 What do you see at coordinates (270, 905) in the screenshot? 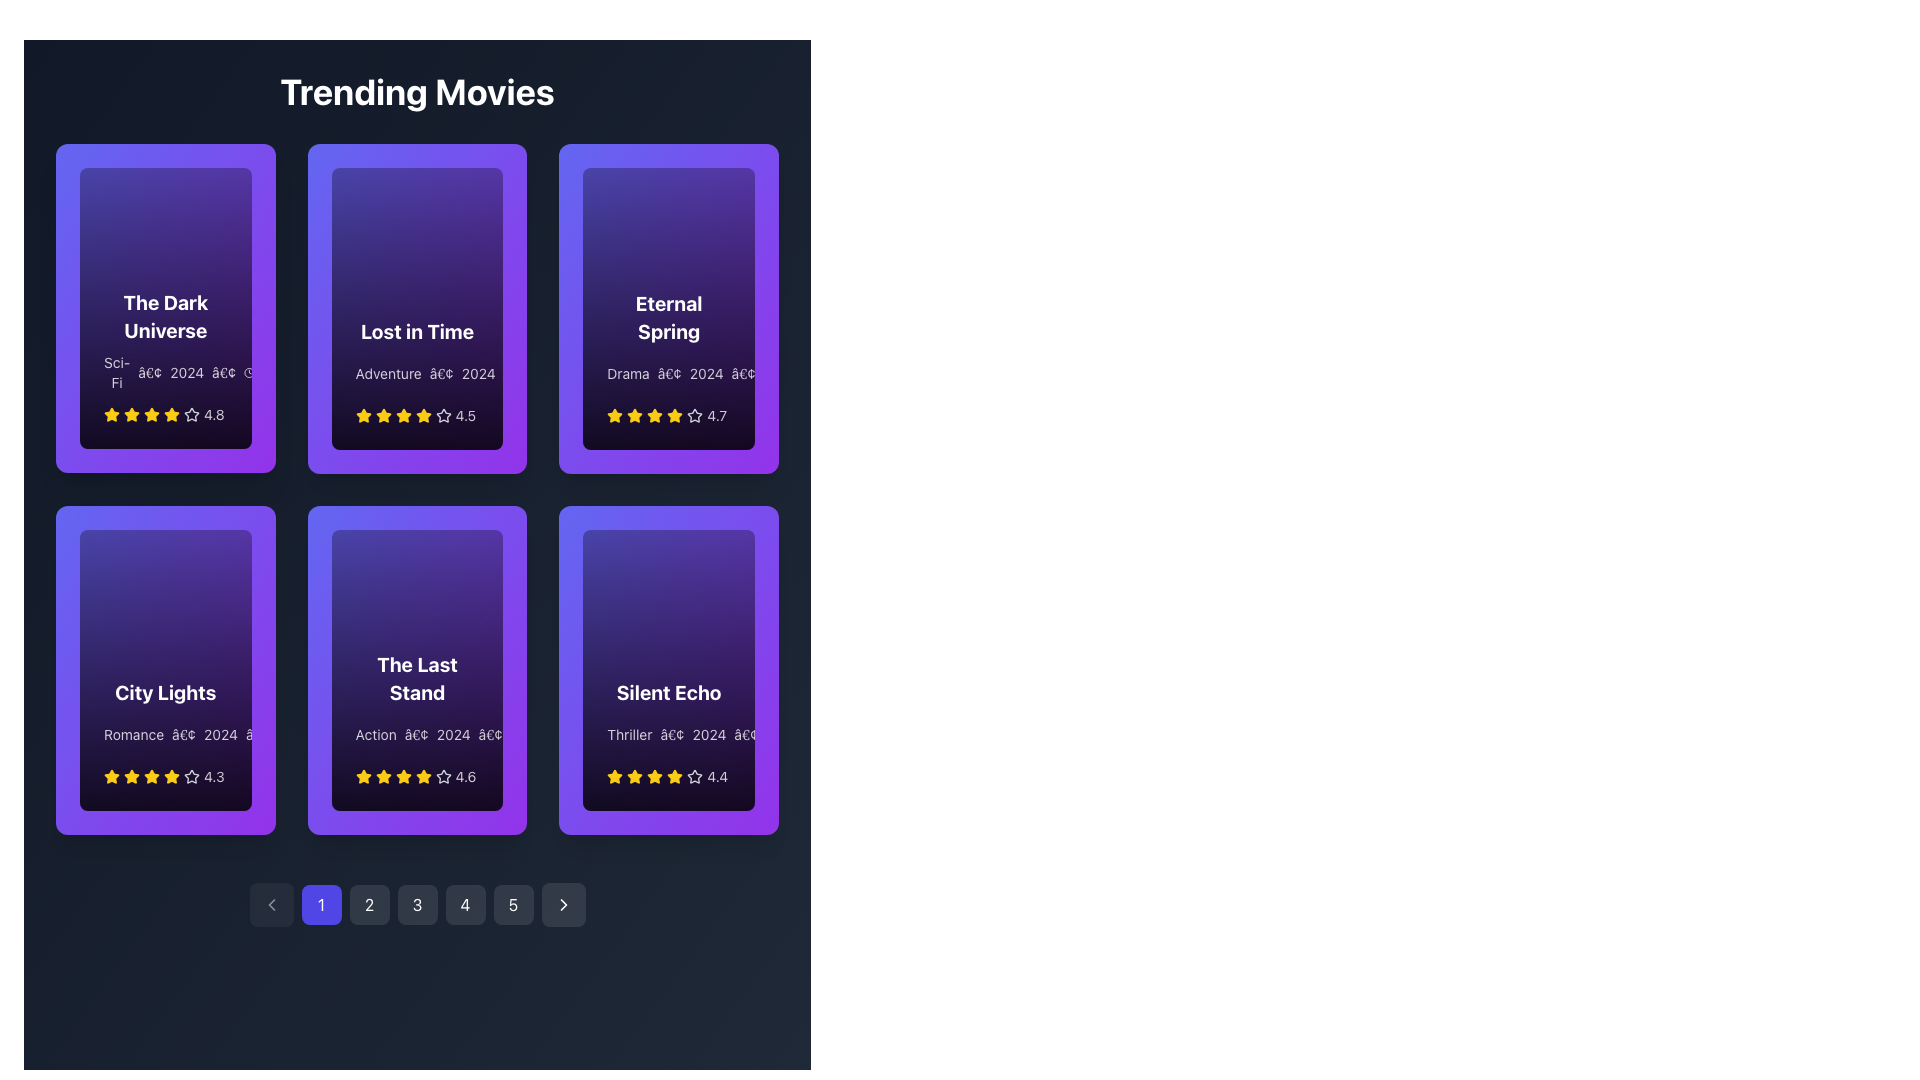
I see `the leftmost navigation button in the pagination controls` at bounding box center [270, 905].